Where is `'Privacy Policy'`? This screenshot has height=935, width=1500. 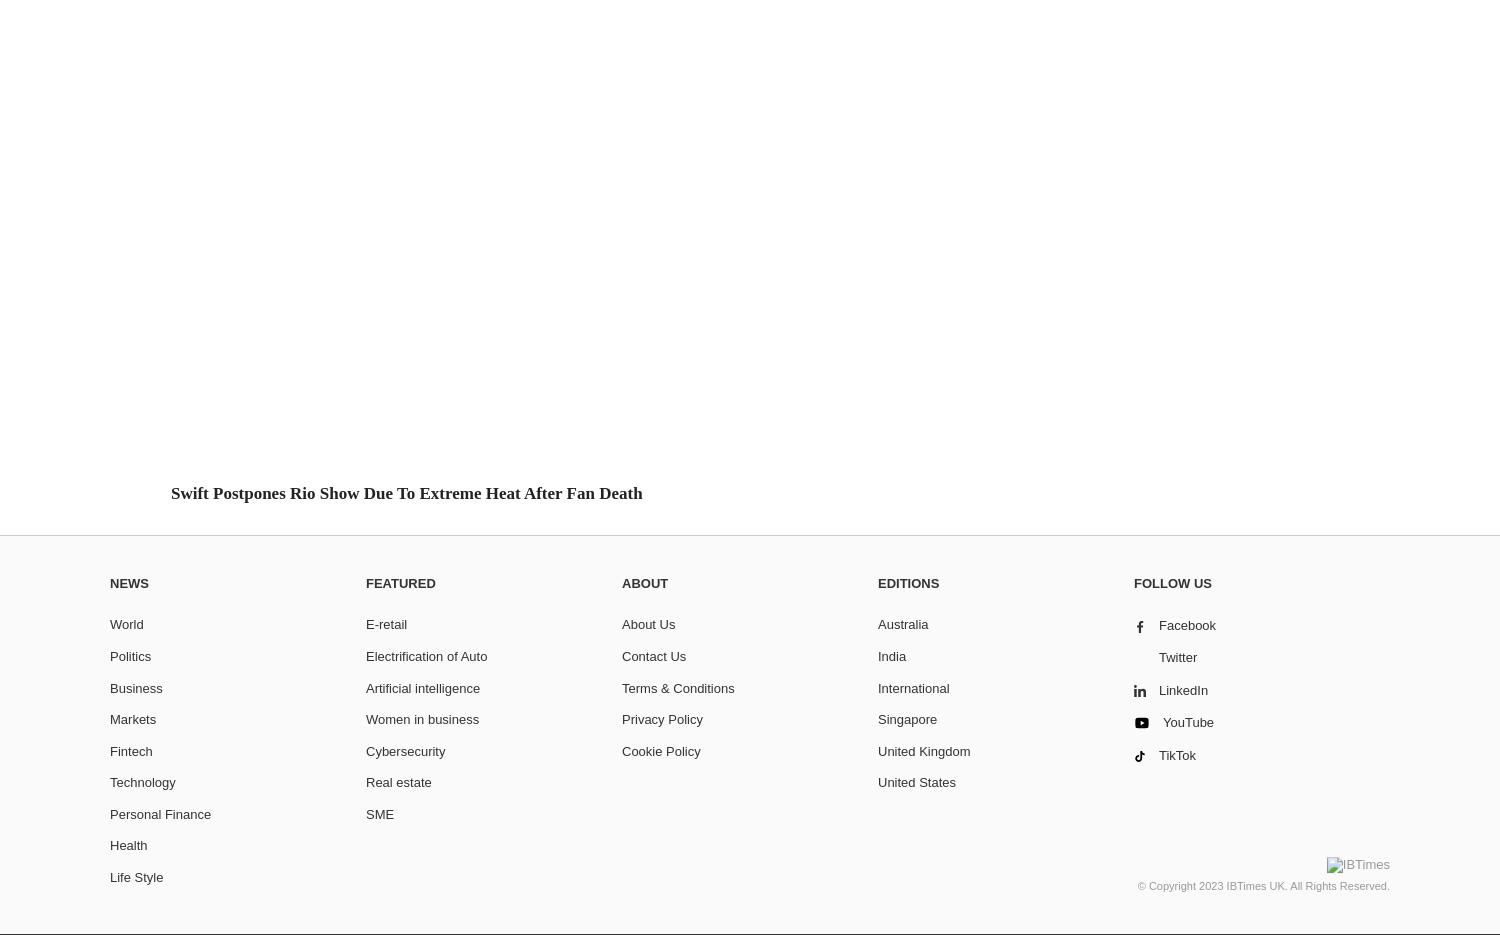
'Privacy Policy' is located at coordinates (621, 718).